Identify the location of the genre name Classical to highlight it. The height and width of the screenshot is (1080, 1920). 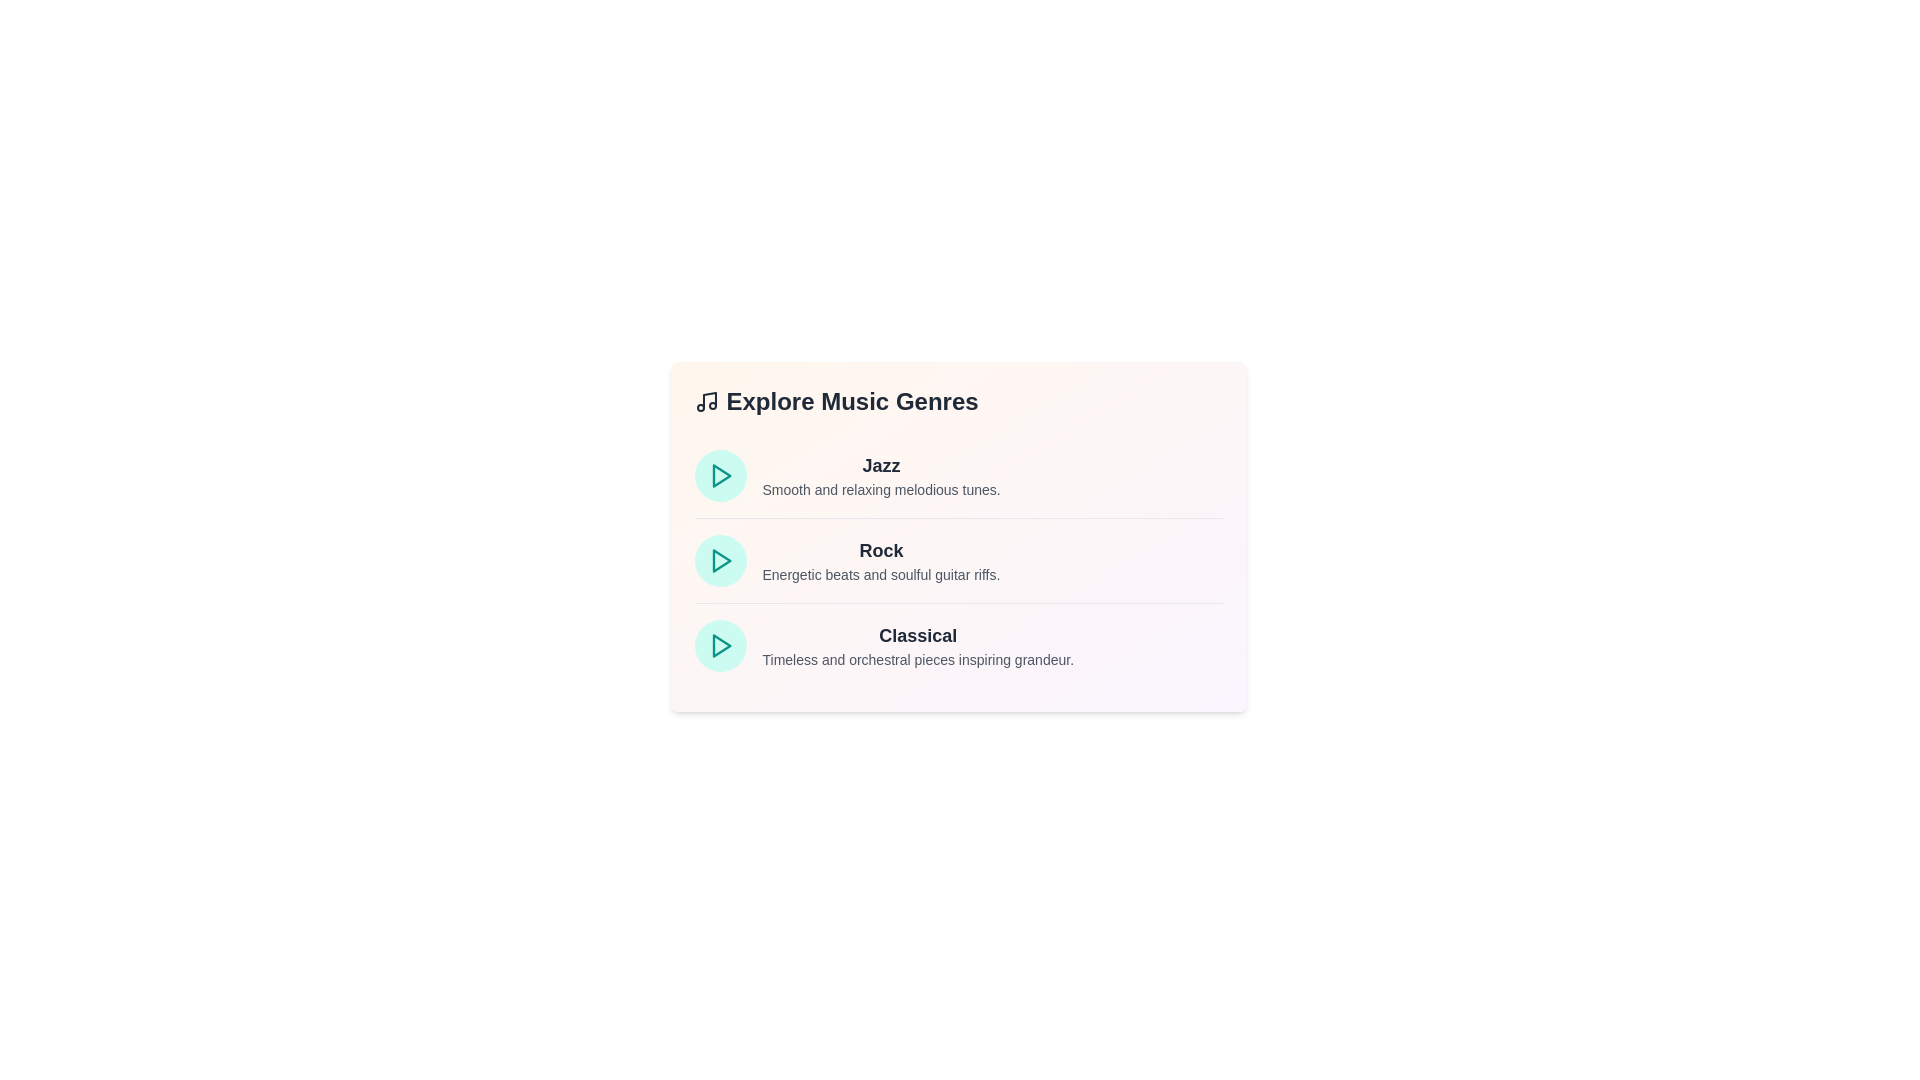
(917, 636).